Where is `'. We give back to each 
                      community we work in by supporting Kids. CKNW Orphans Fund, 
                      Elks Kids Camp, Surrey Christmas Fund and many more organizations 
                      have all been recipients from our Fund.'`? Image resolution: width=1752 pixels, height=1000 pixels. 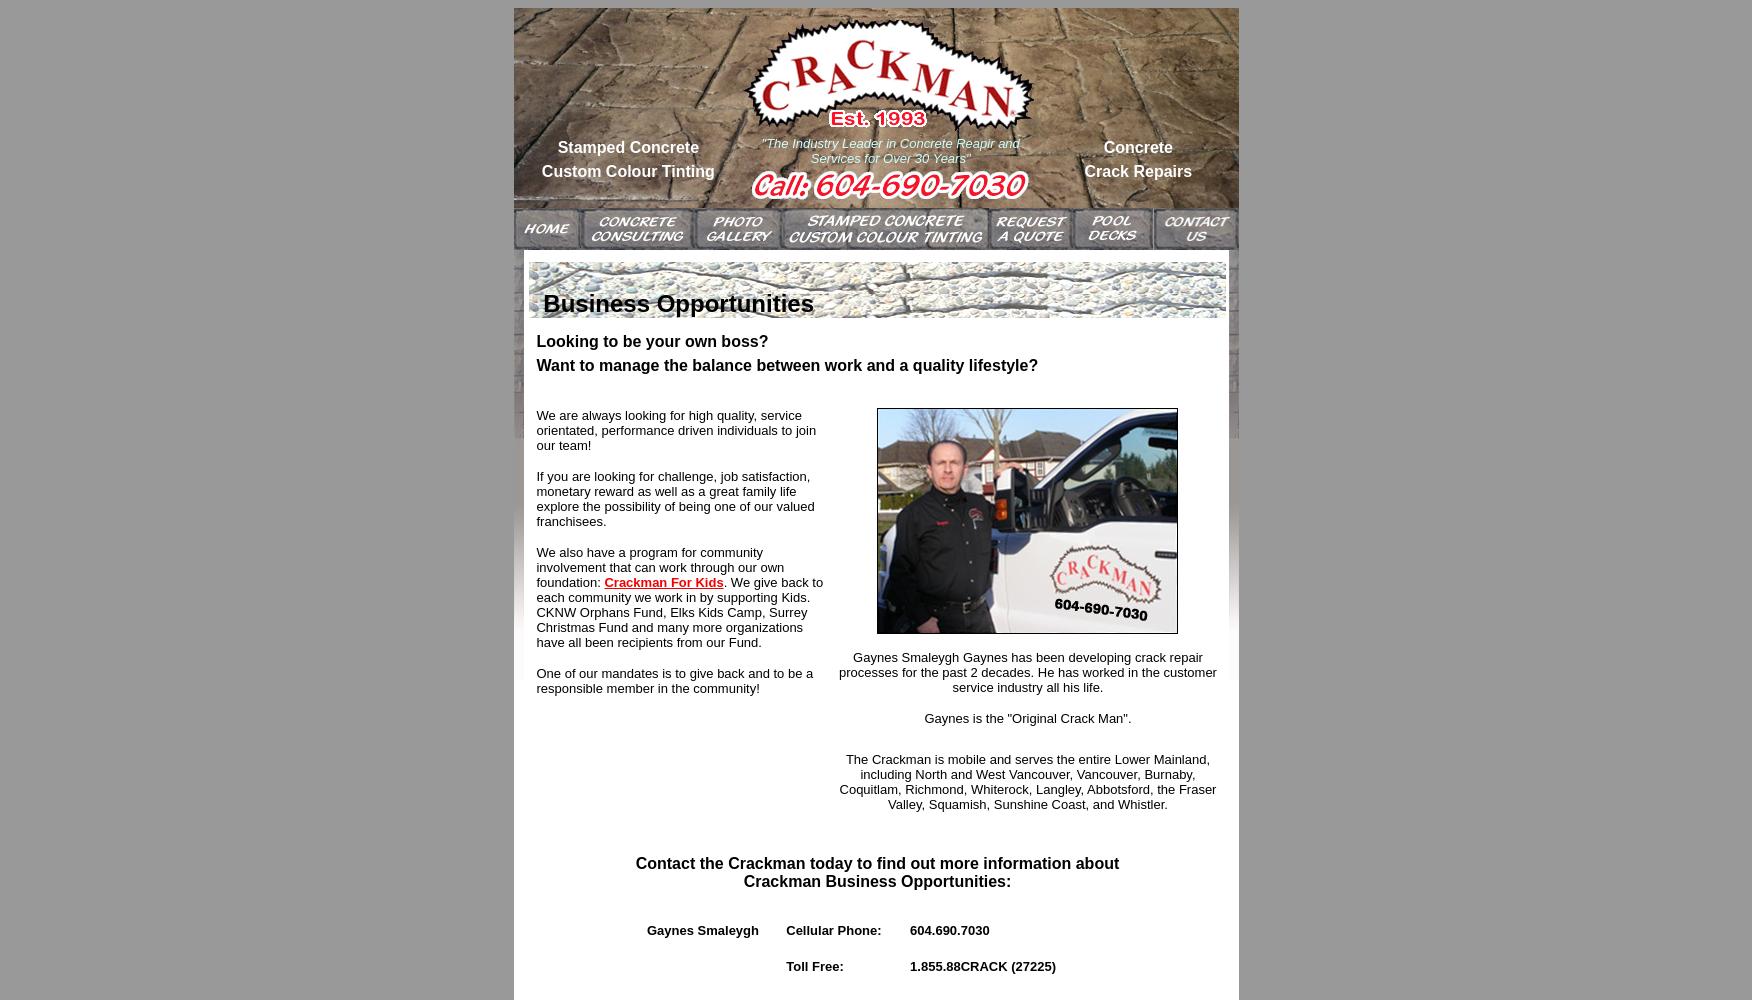
'. We give back to each 
                      community we work in by supporting Kids. CKNW Orphans Fund, 
                      Elks Kids Camp, Surrey Christmas Fund and many more organizations 
                      have all been recipients from our Fund.' is located at coordinates (678, 611).